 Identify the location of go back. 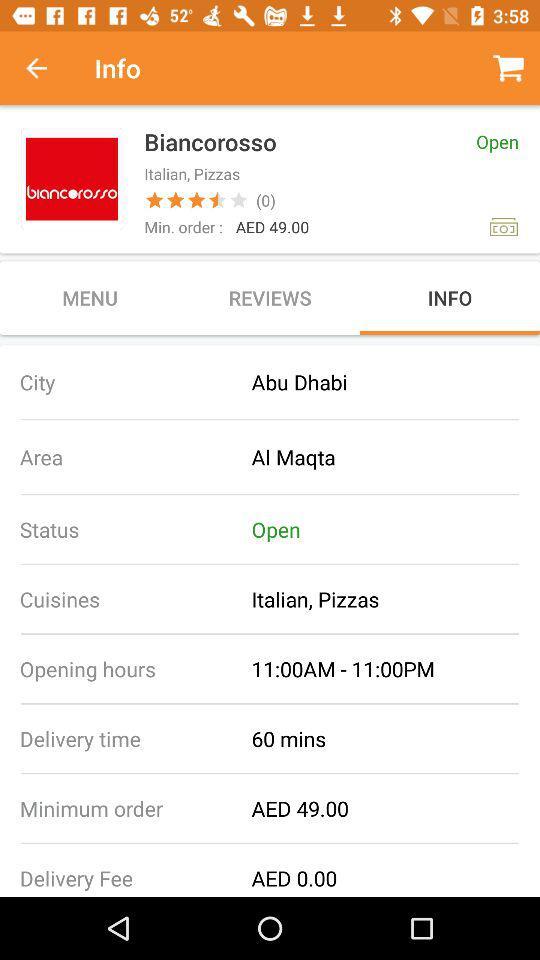
(47, 68).